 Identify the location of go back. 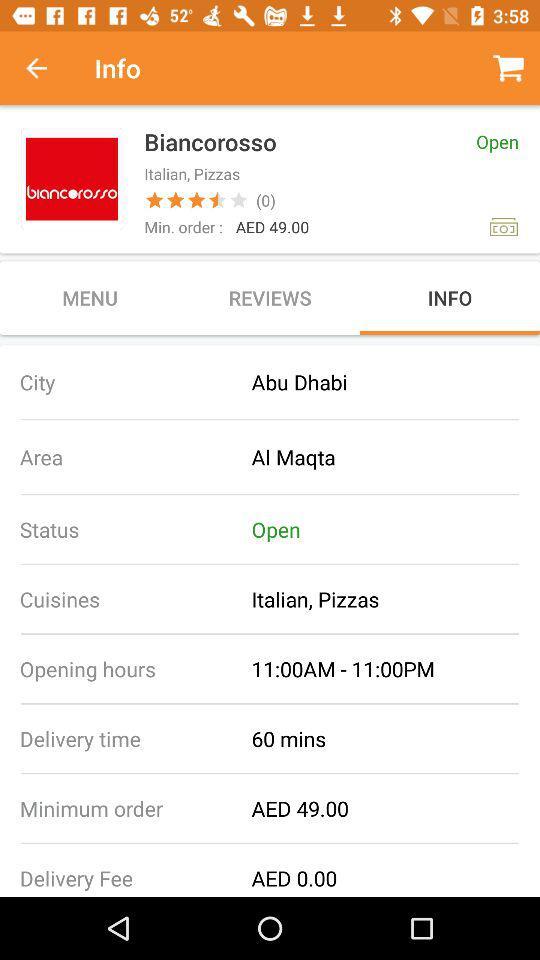
(47, 68).